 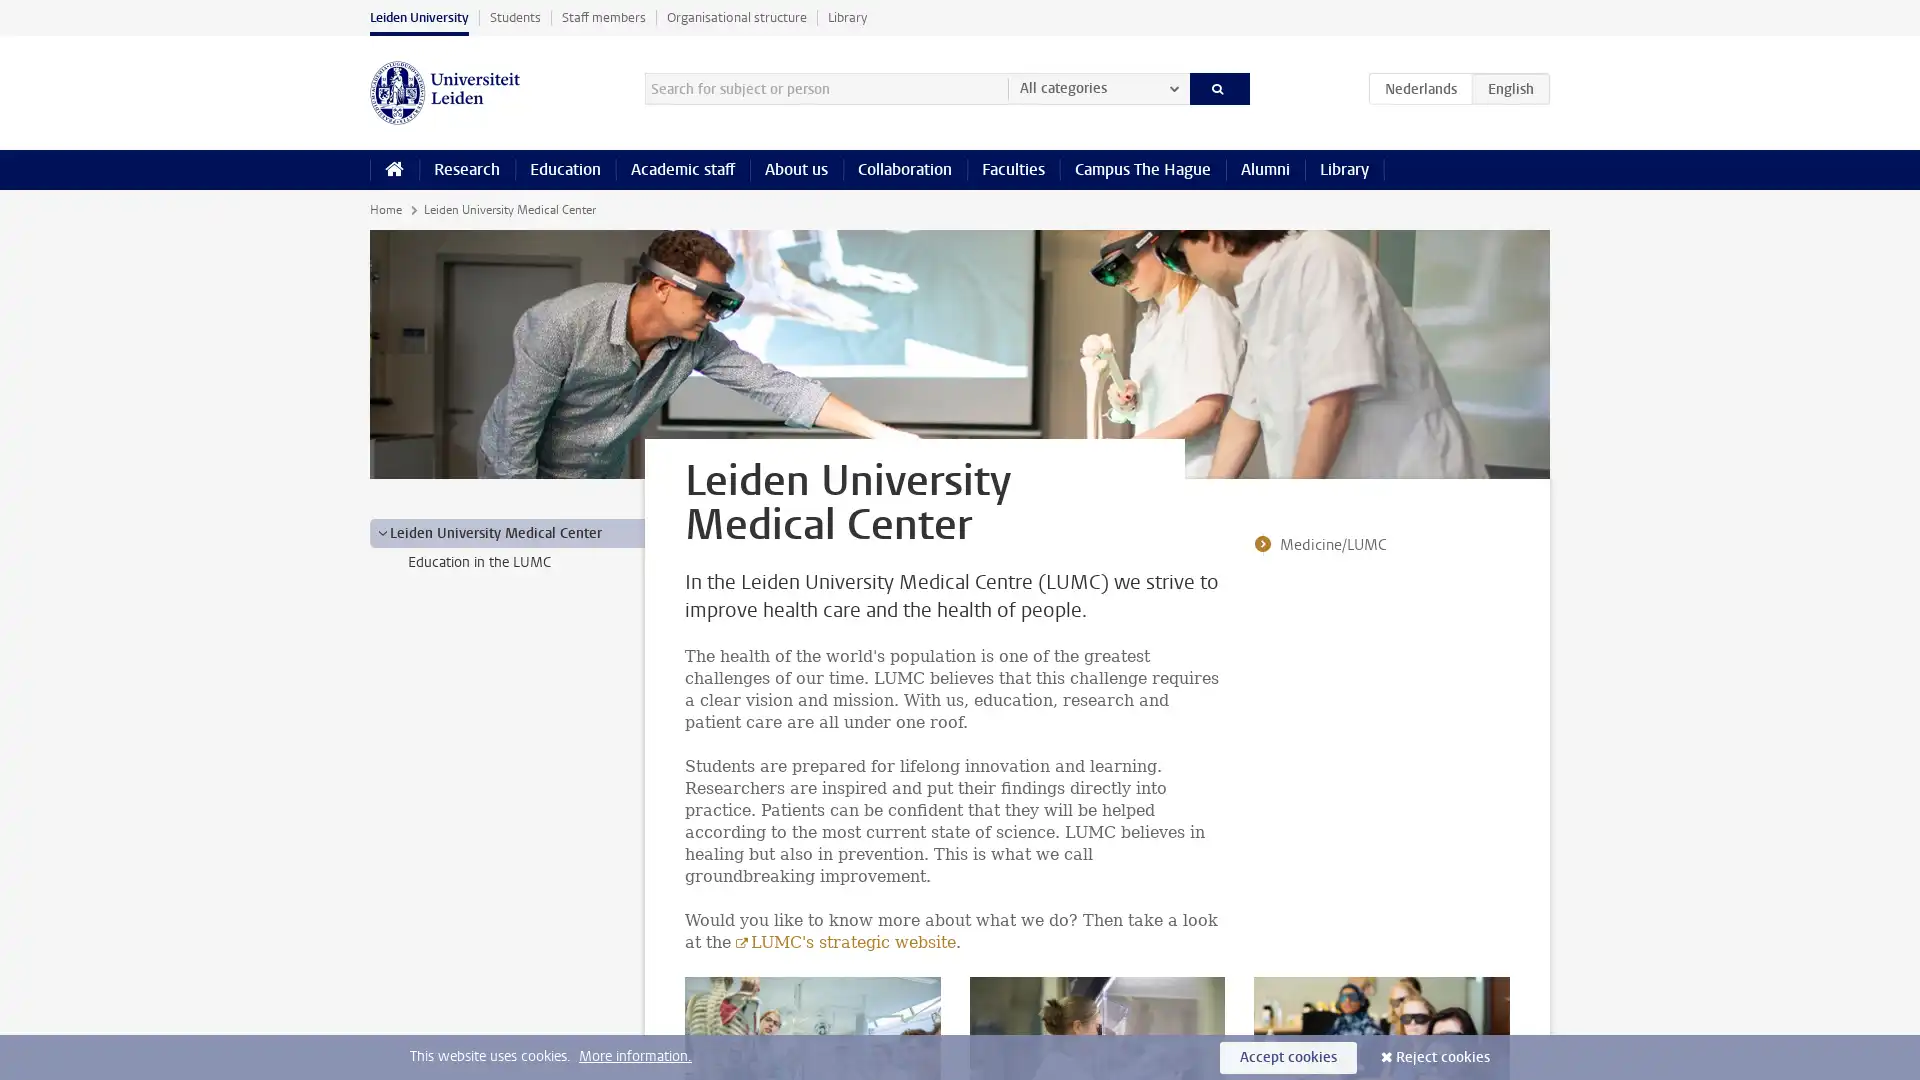 What do you see at coordinates (1097, 87) in the screenshot?
I see `All categories` at bounding box center [1097, 87].